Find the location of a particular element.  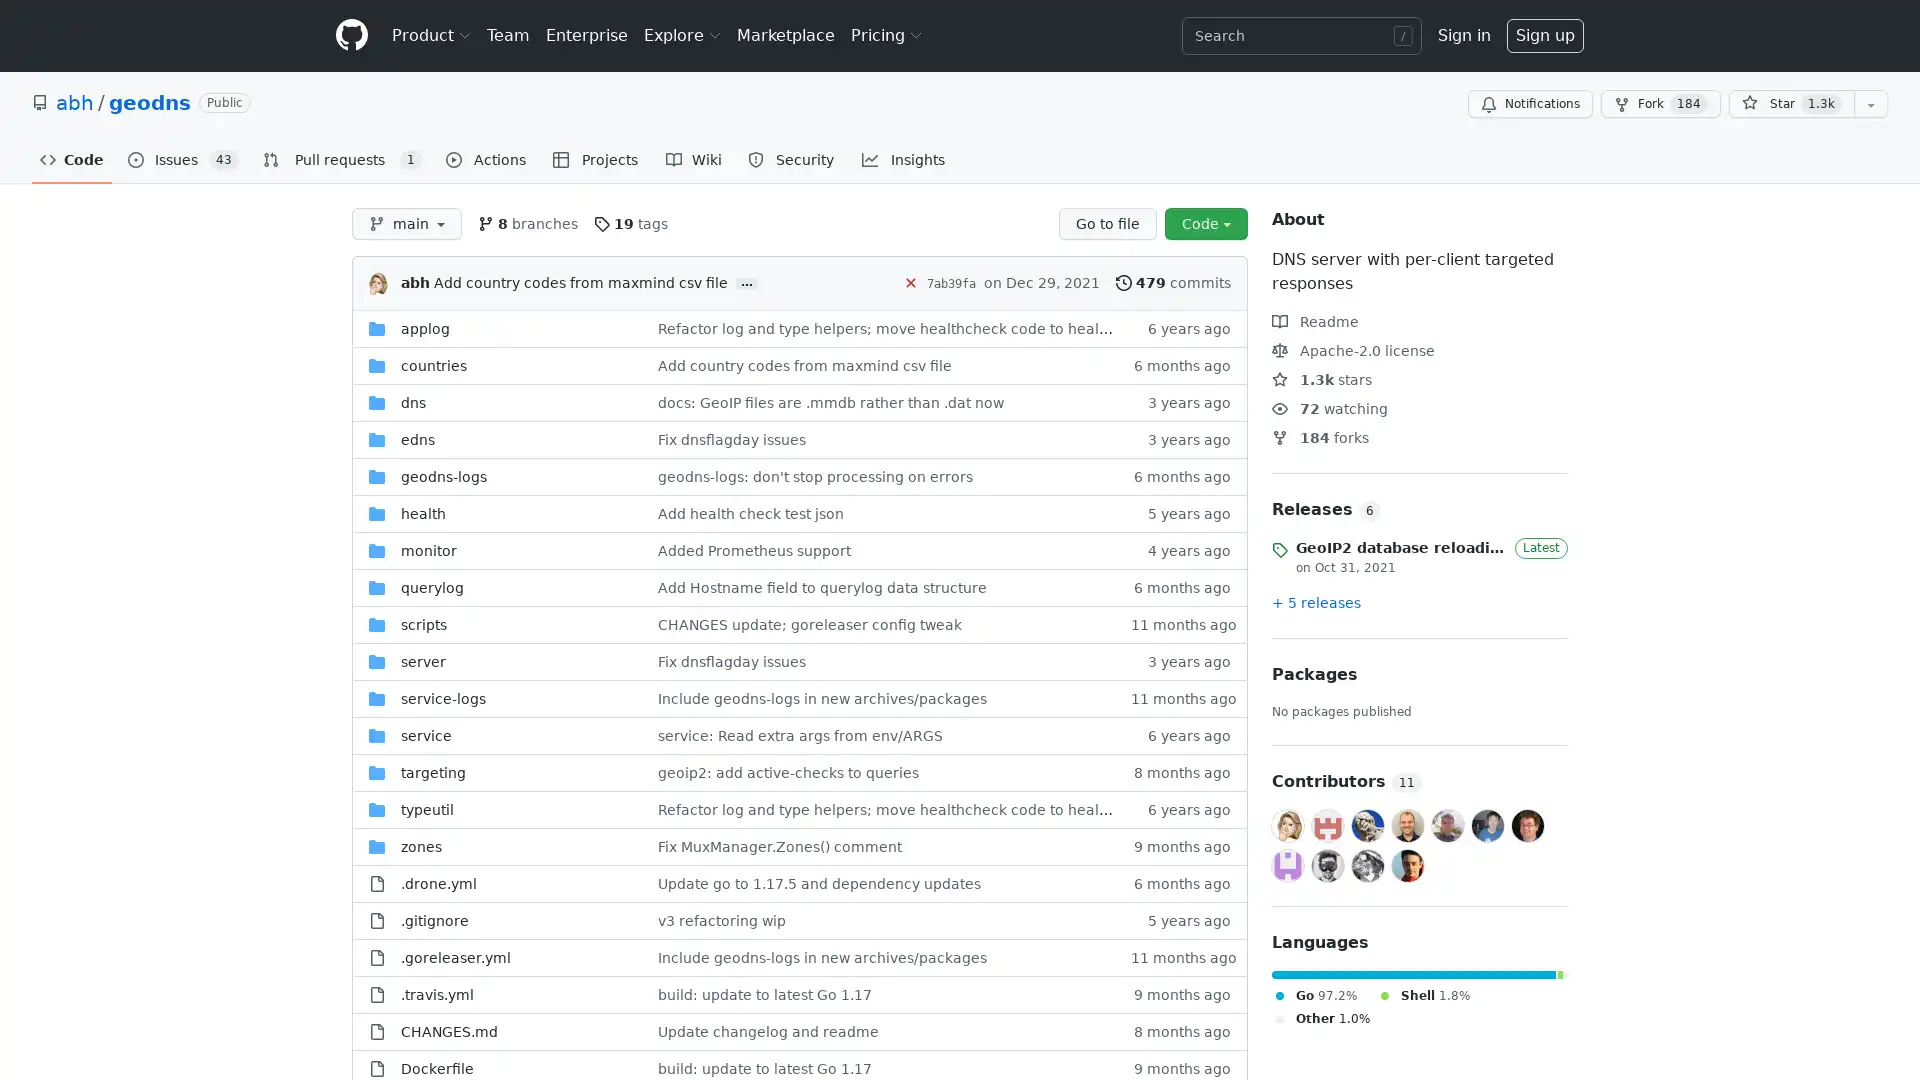

You must be signed in to add this repository to a list is located at coordinates (1870, 104).